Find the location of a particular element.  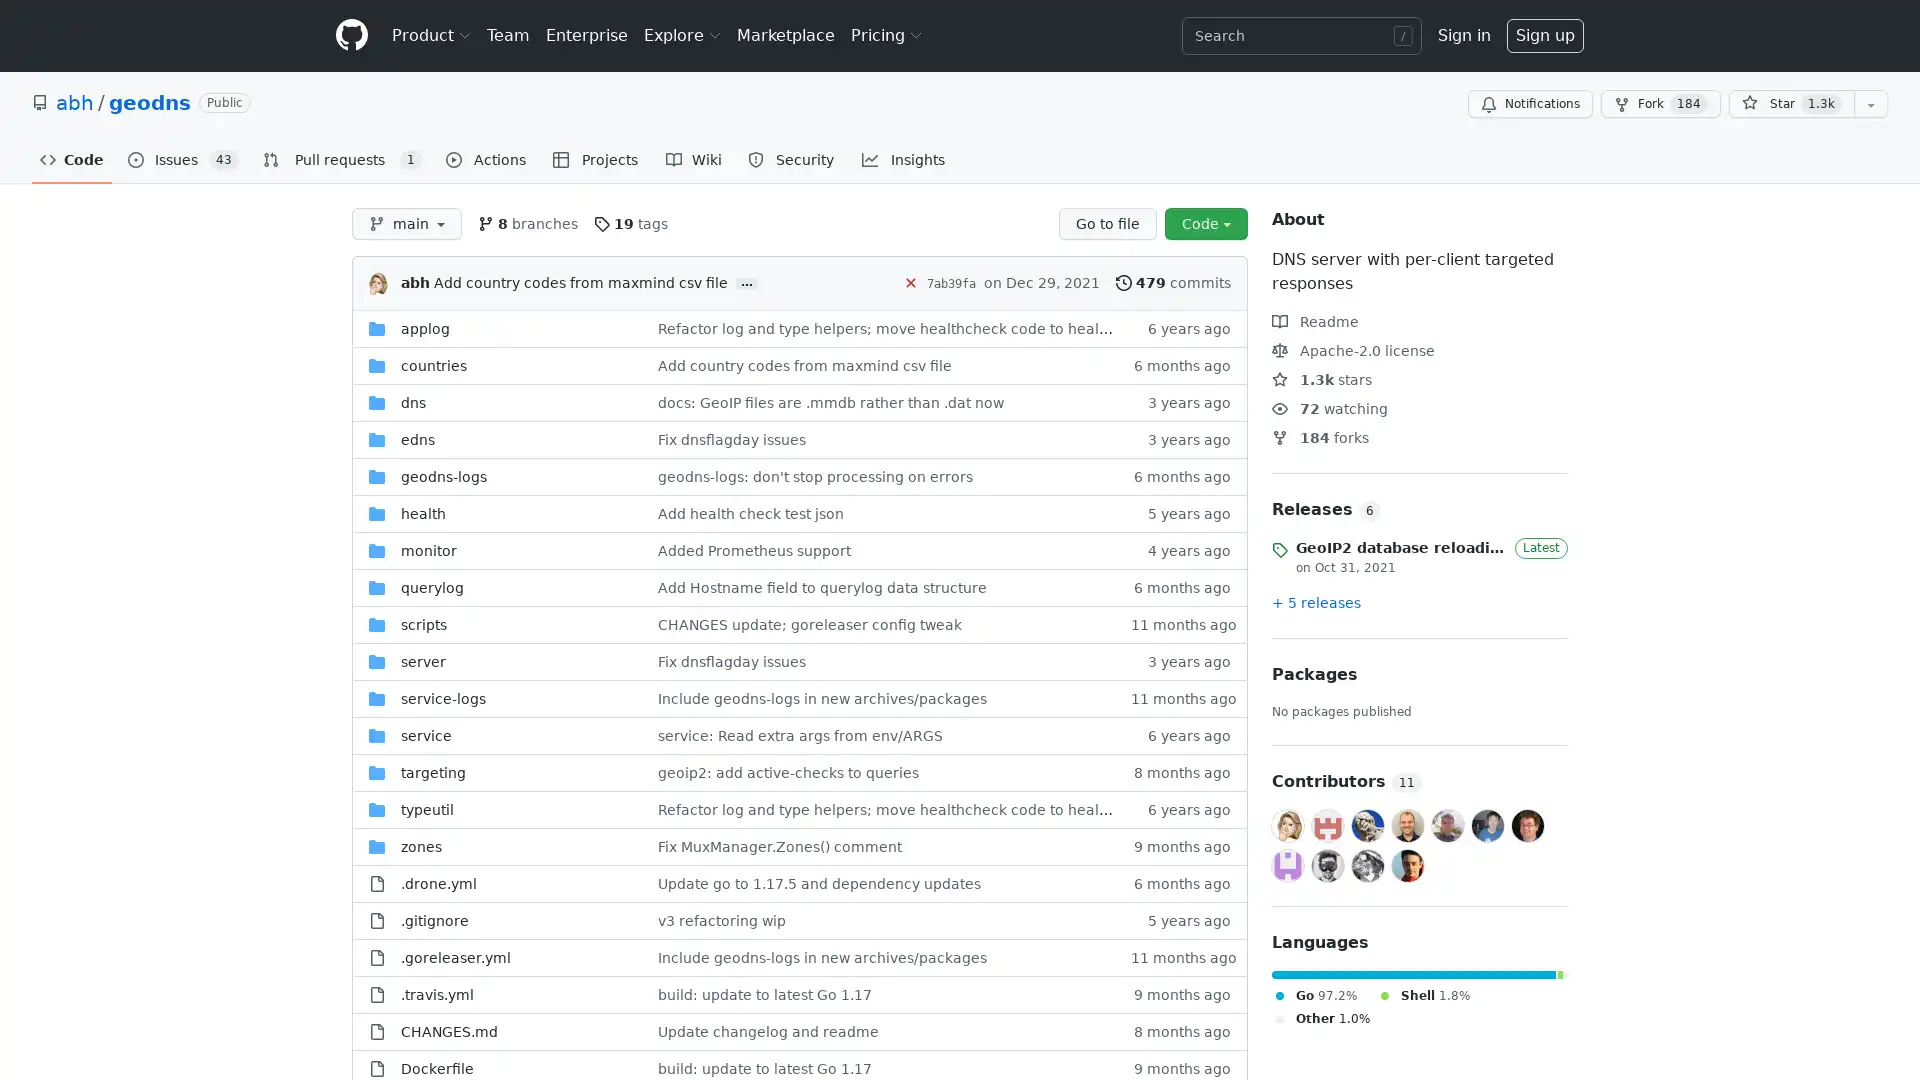

You must be signed in to add this repository to a list is located at coordinates (1870, 104).